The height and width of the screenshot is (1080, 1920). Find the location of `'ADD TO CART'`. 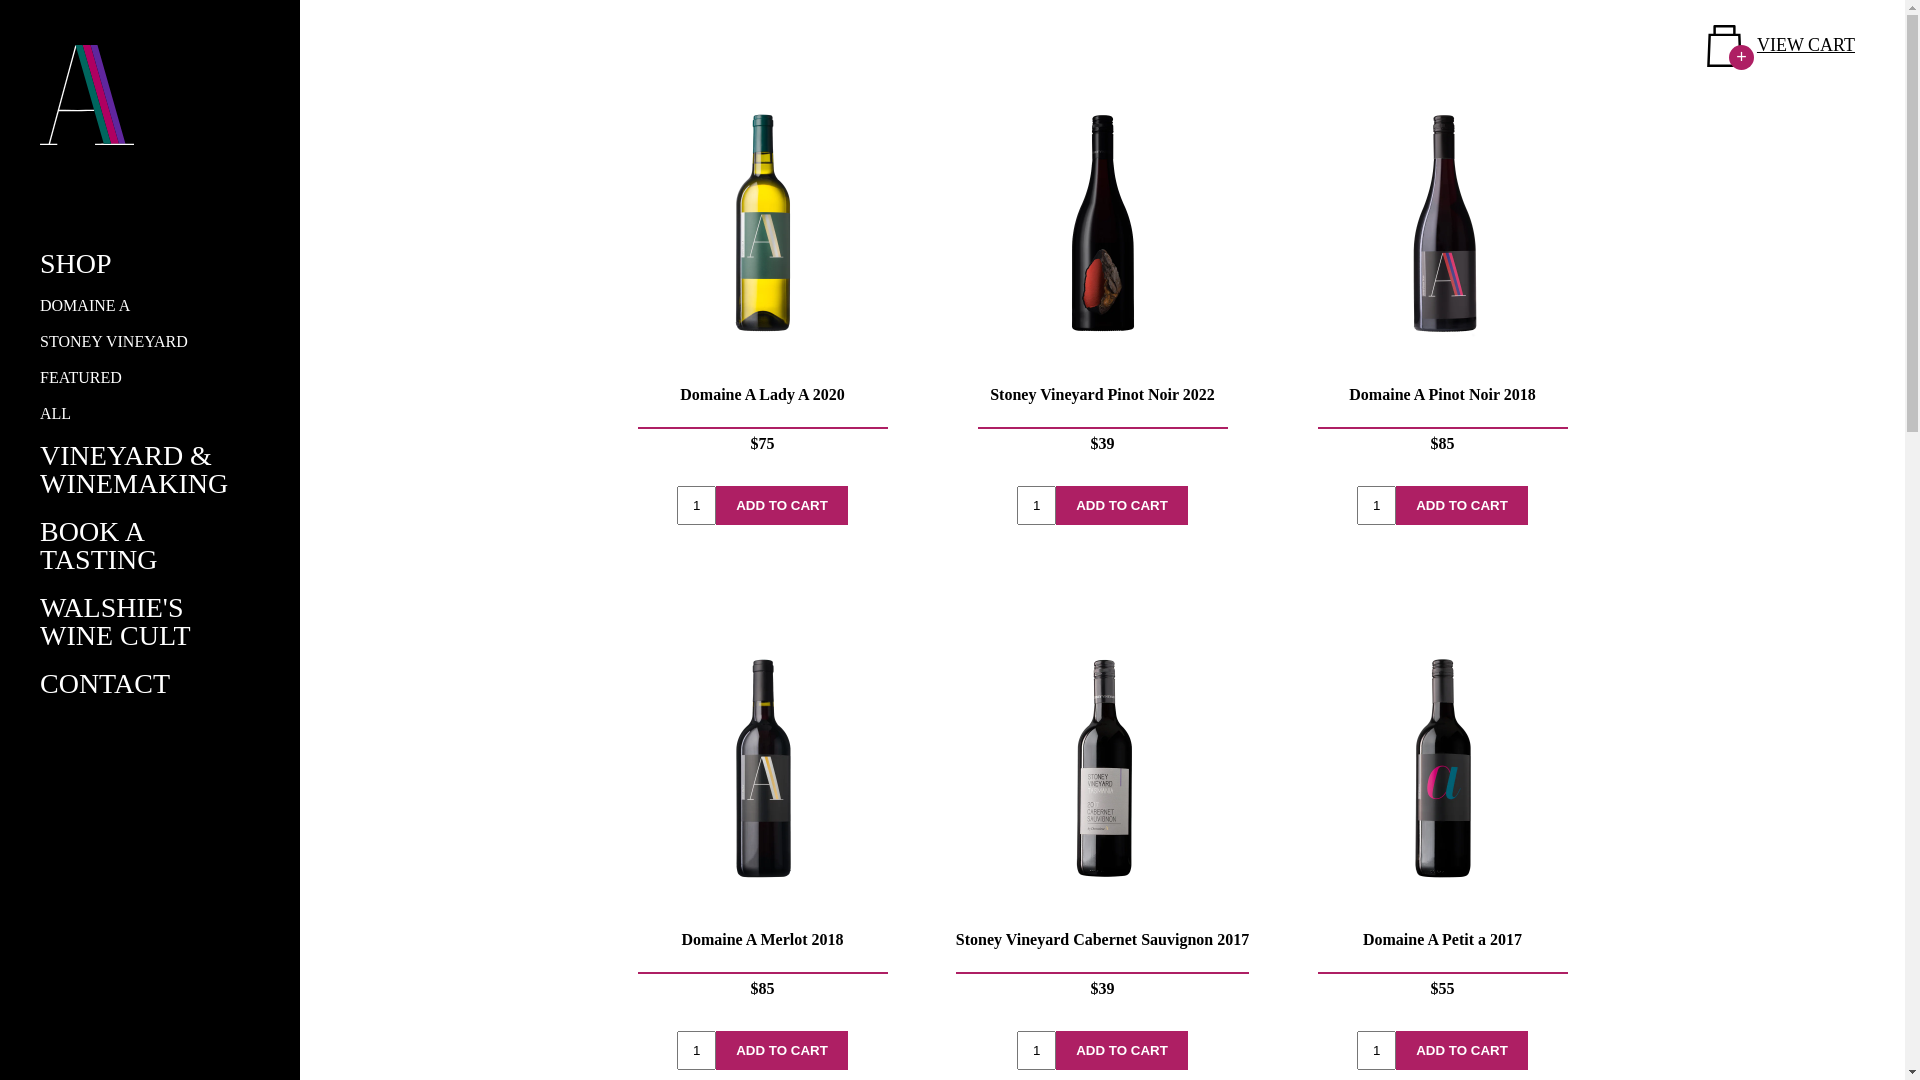

'ADD TO CART' is located at coordinates (781, 504).